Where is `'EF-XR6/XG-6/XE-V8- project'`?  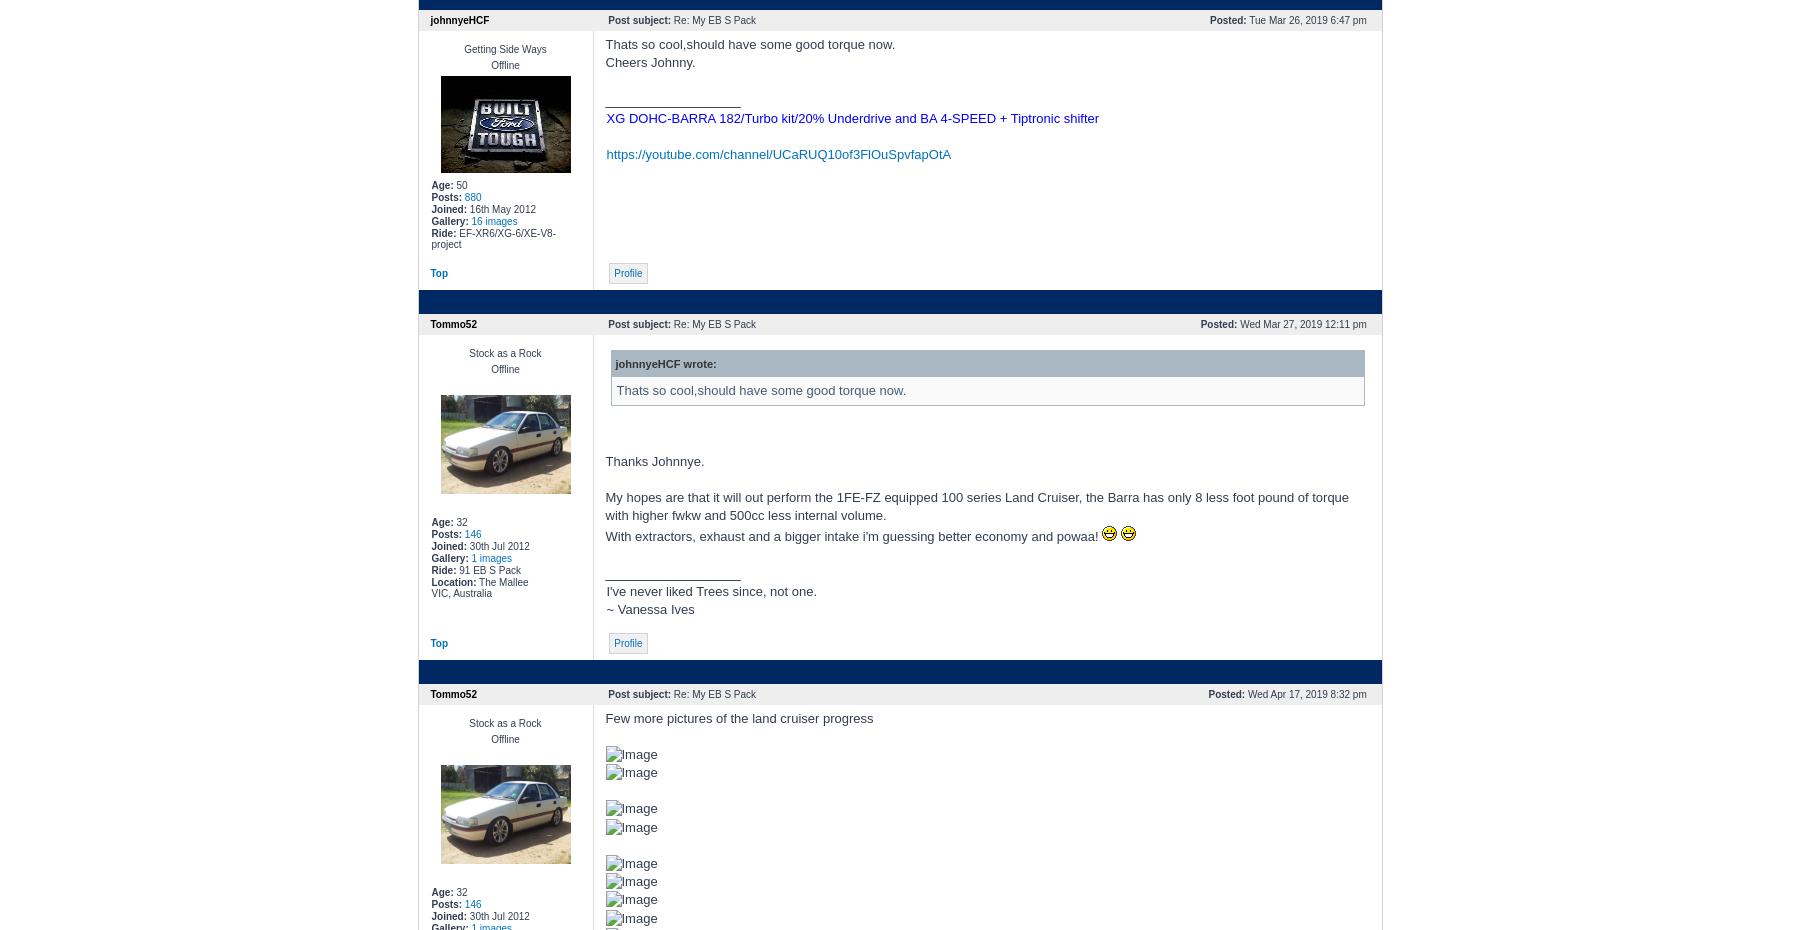
'EF-XR6/XG-6/XE-V8- project' is located at coordinates (492, 239).